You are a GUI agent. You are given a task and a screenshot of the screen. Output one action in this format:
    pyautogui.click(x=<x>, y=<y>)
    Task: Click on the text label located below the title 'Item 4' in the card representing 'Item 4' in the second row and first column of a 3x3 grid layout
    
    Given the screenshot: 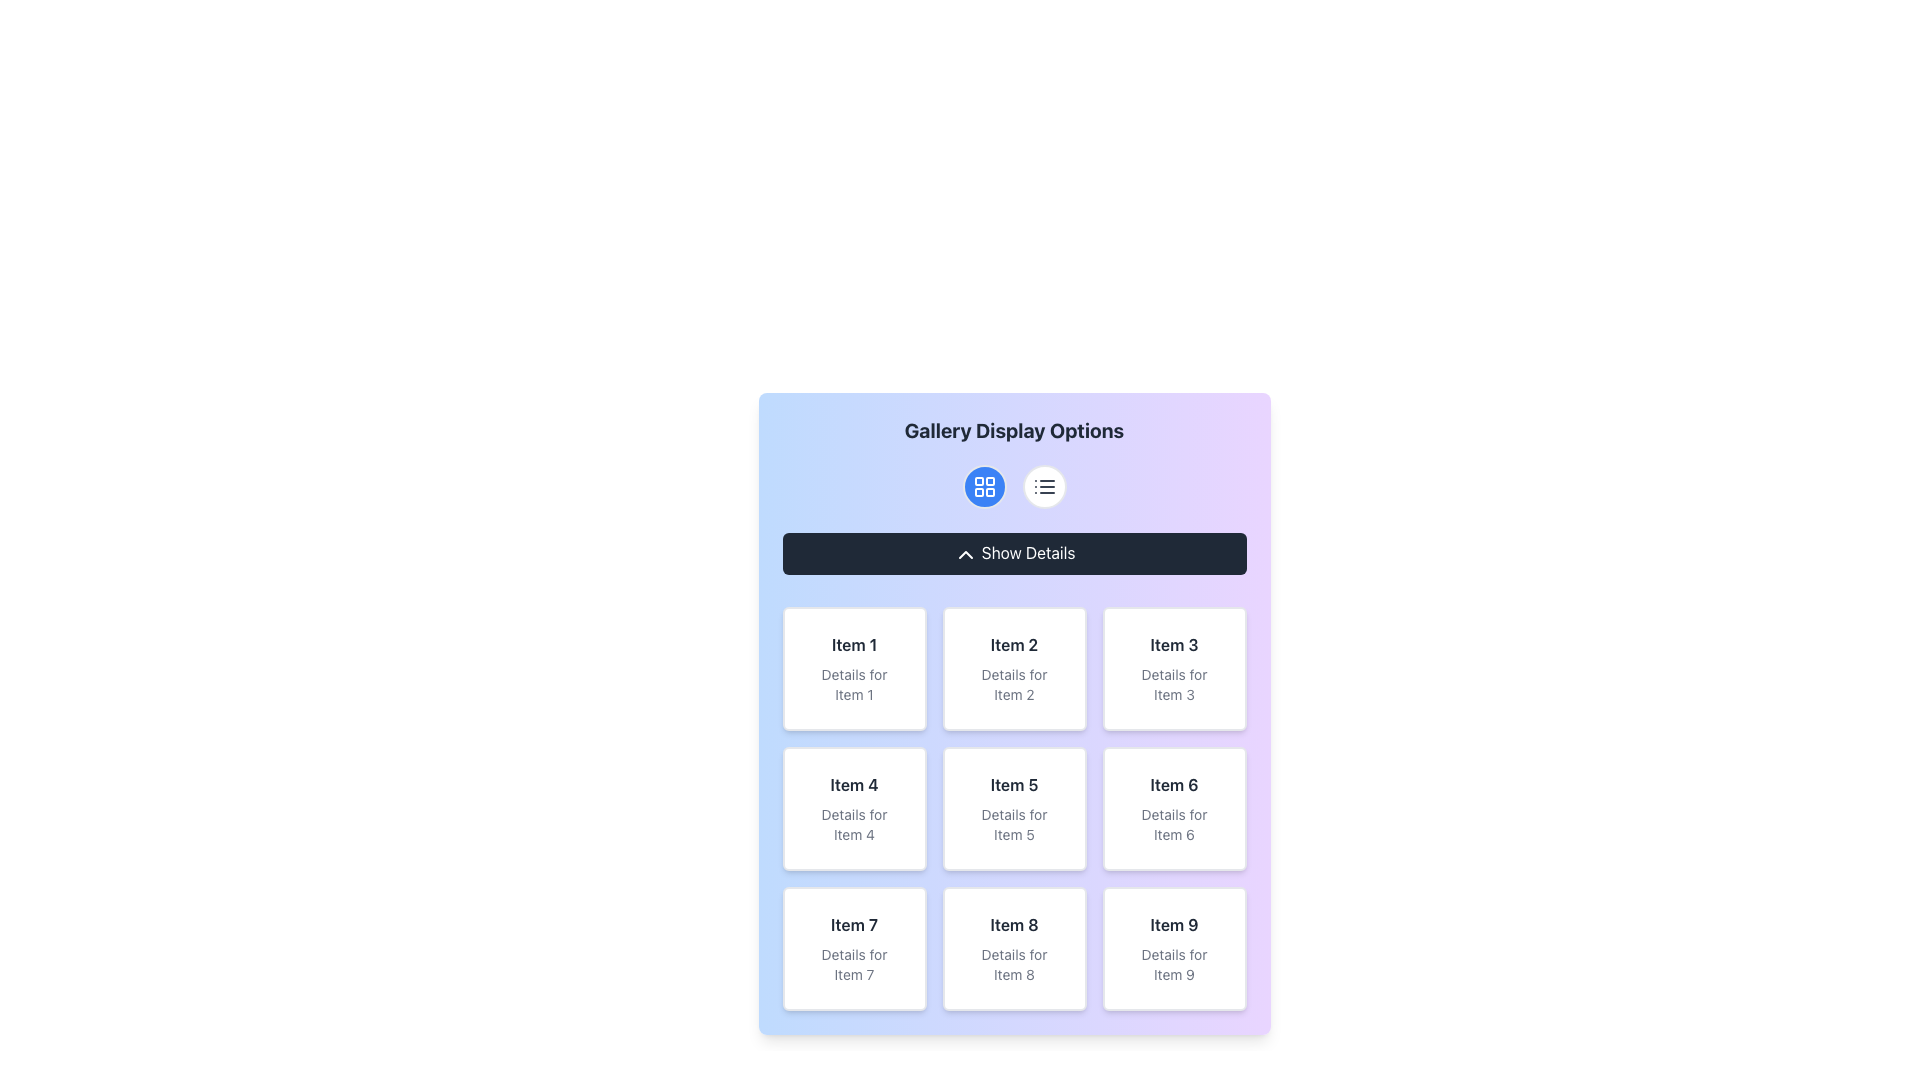 What is the action you would take?
    pyautogui.click(x=854, y=824)
    